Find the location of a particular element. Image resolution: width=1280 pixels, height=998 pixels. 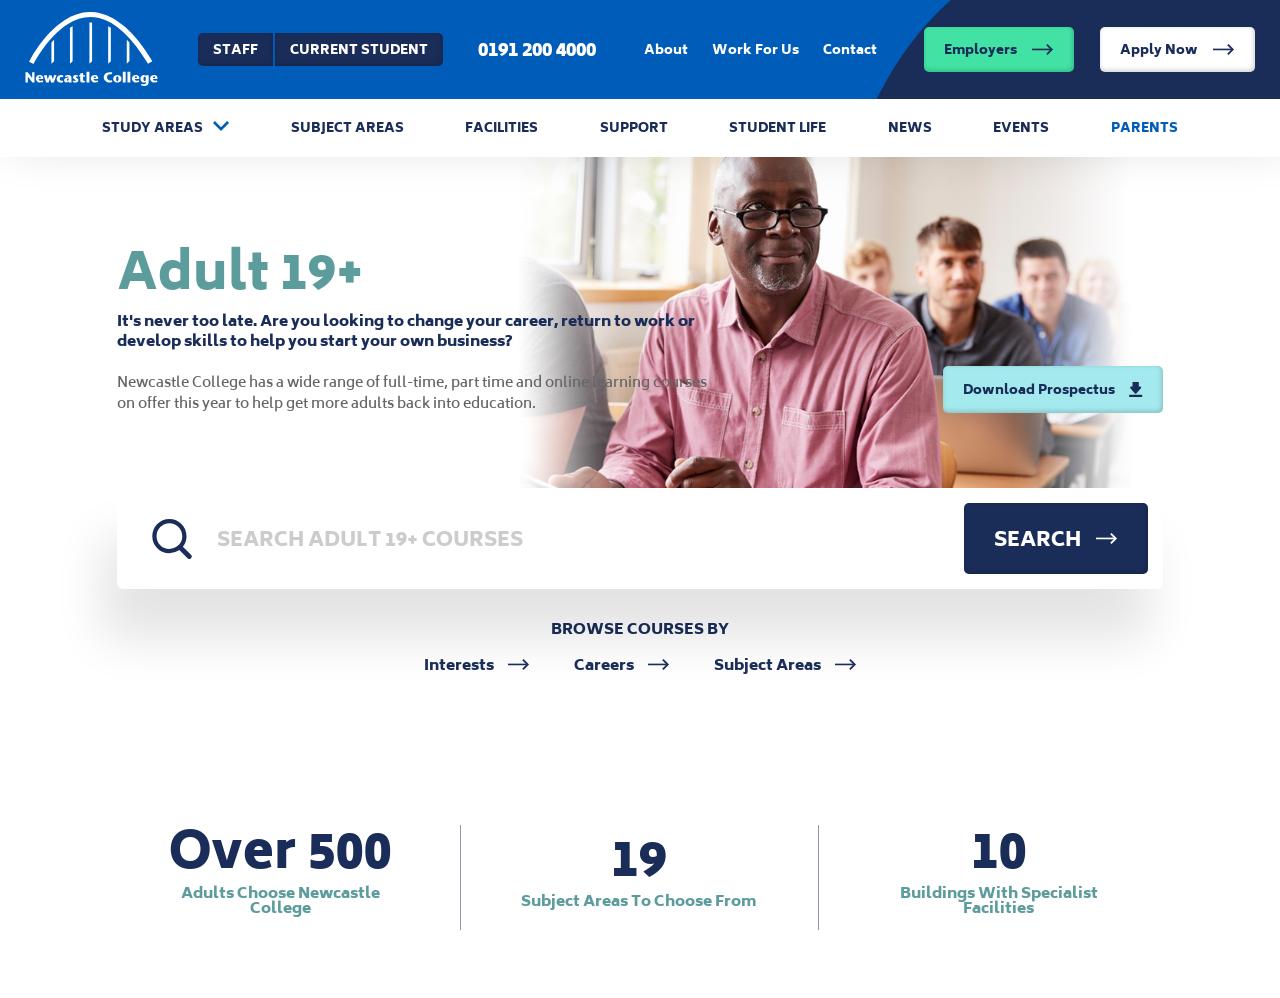

'Apply now' is located at coordinates (1132, 167).